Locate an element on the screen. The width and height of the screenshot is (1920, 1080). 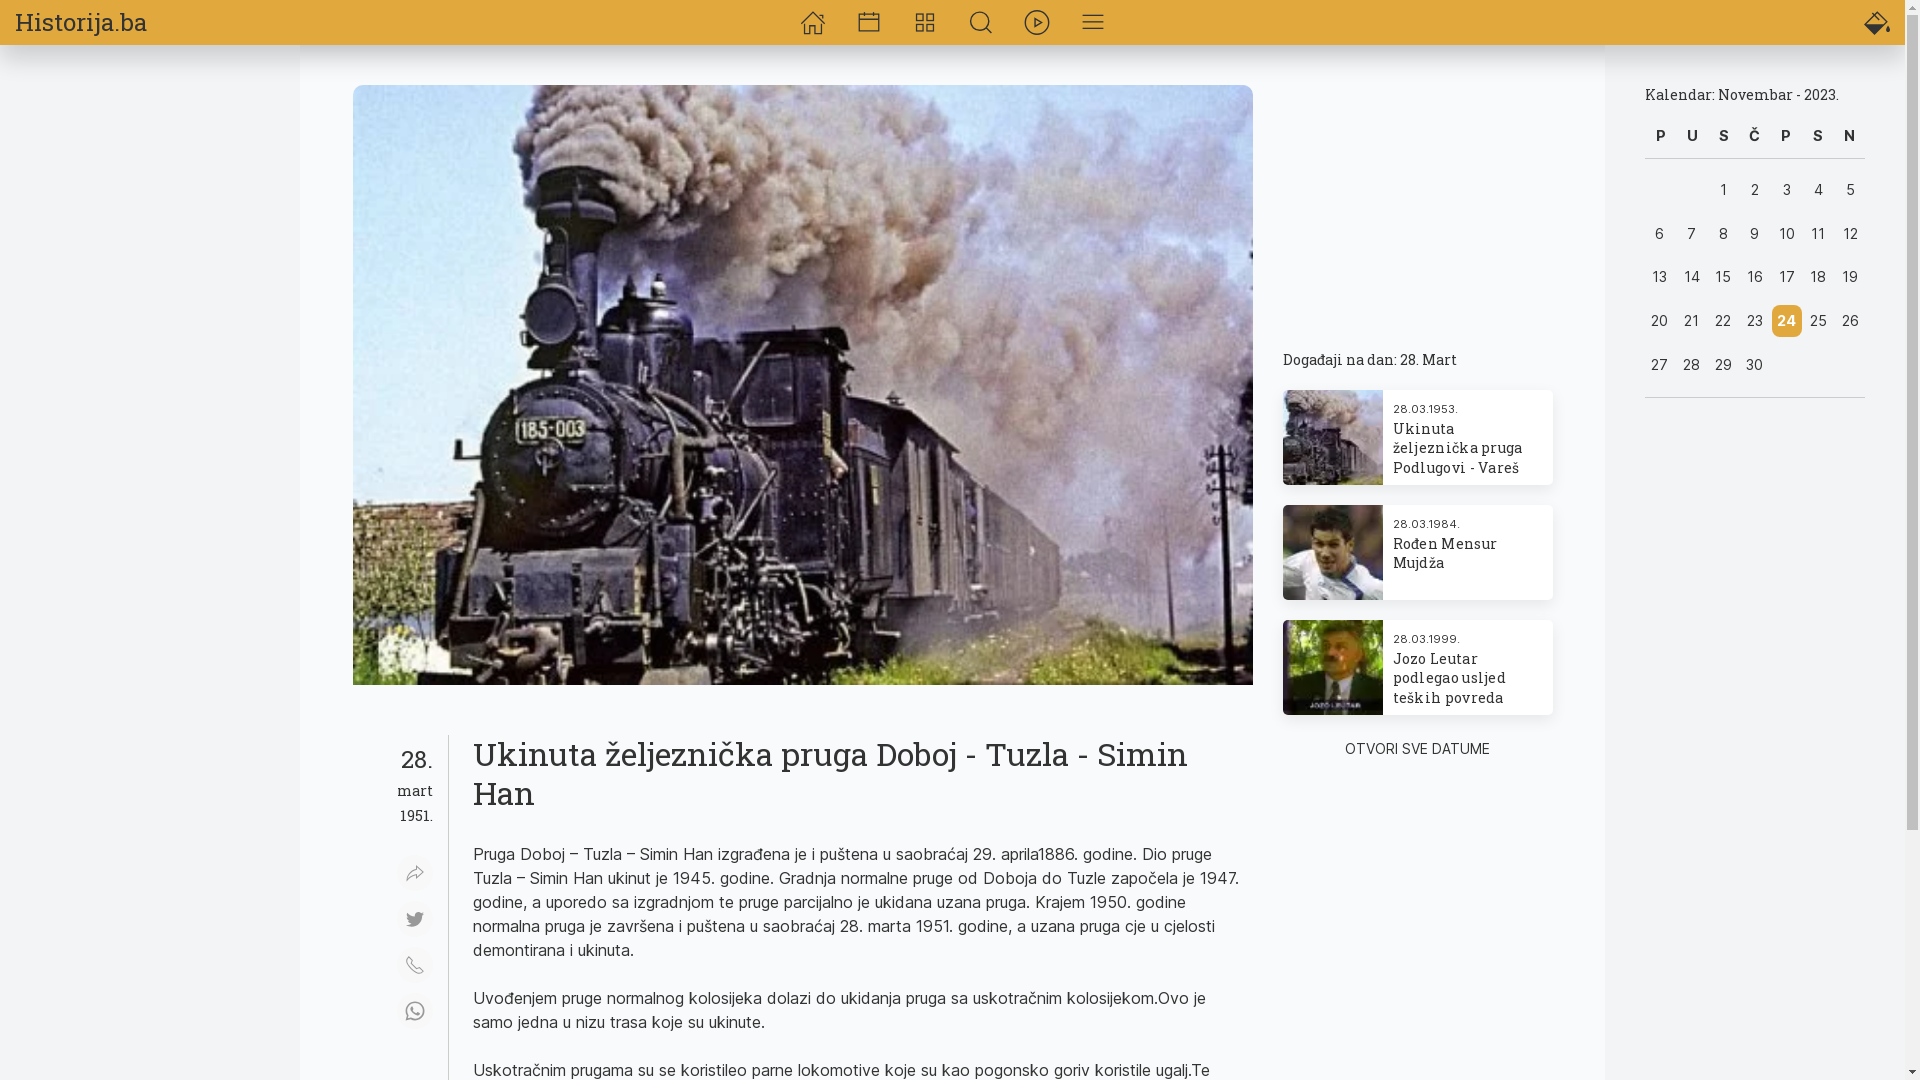
'26' is located at coordinates (1834, 319).